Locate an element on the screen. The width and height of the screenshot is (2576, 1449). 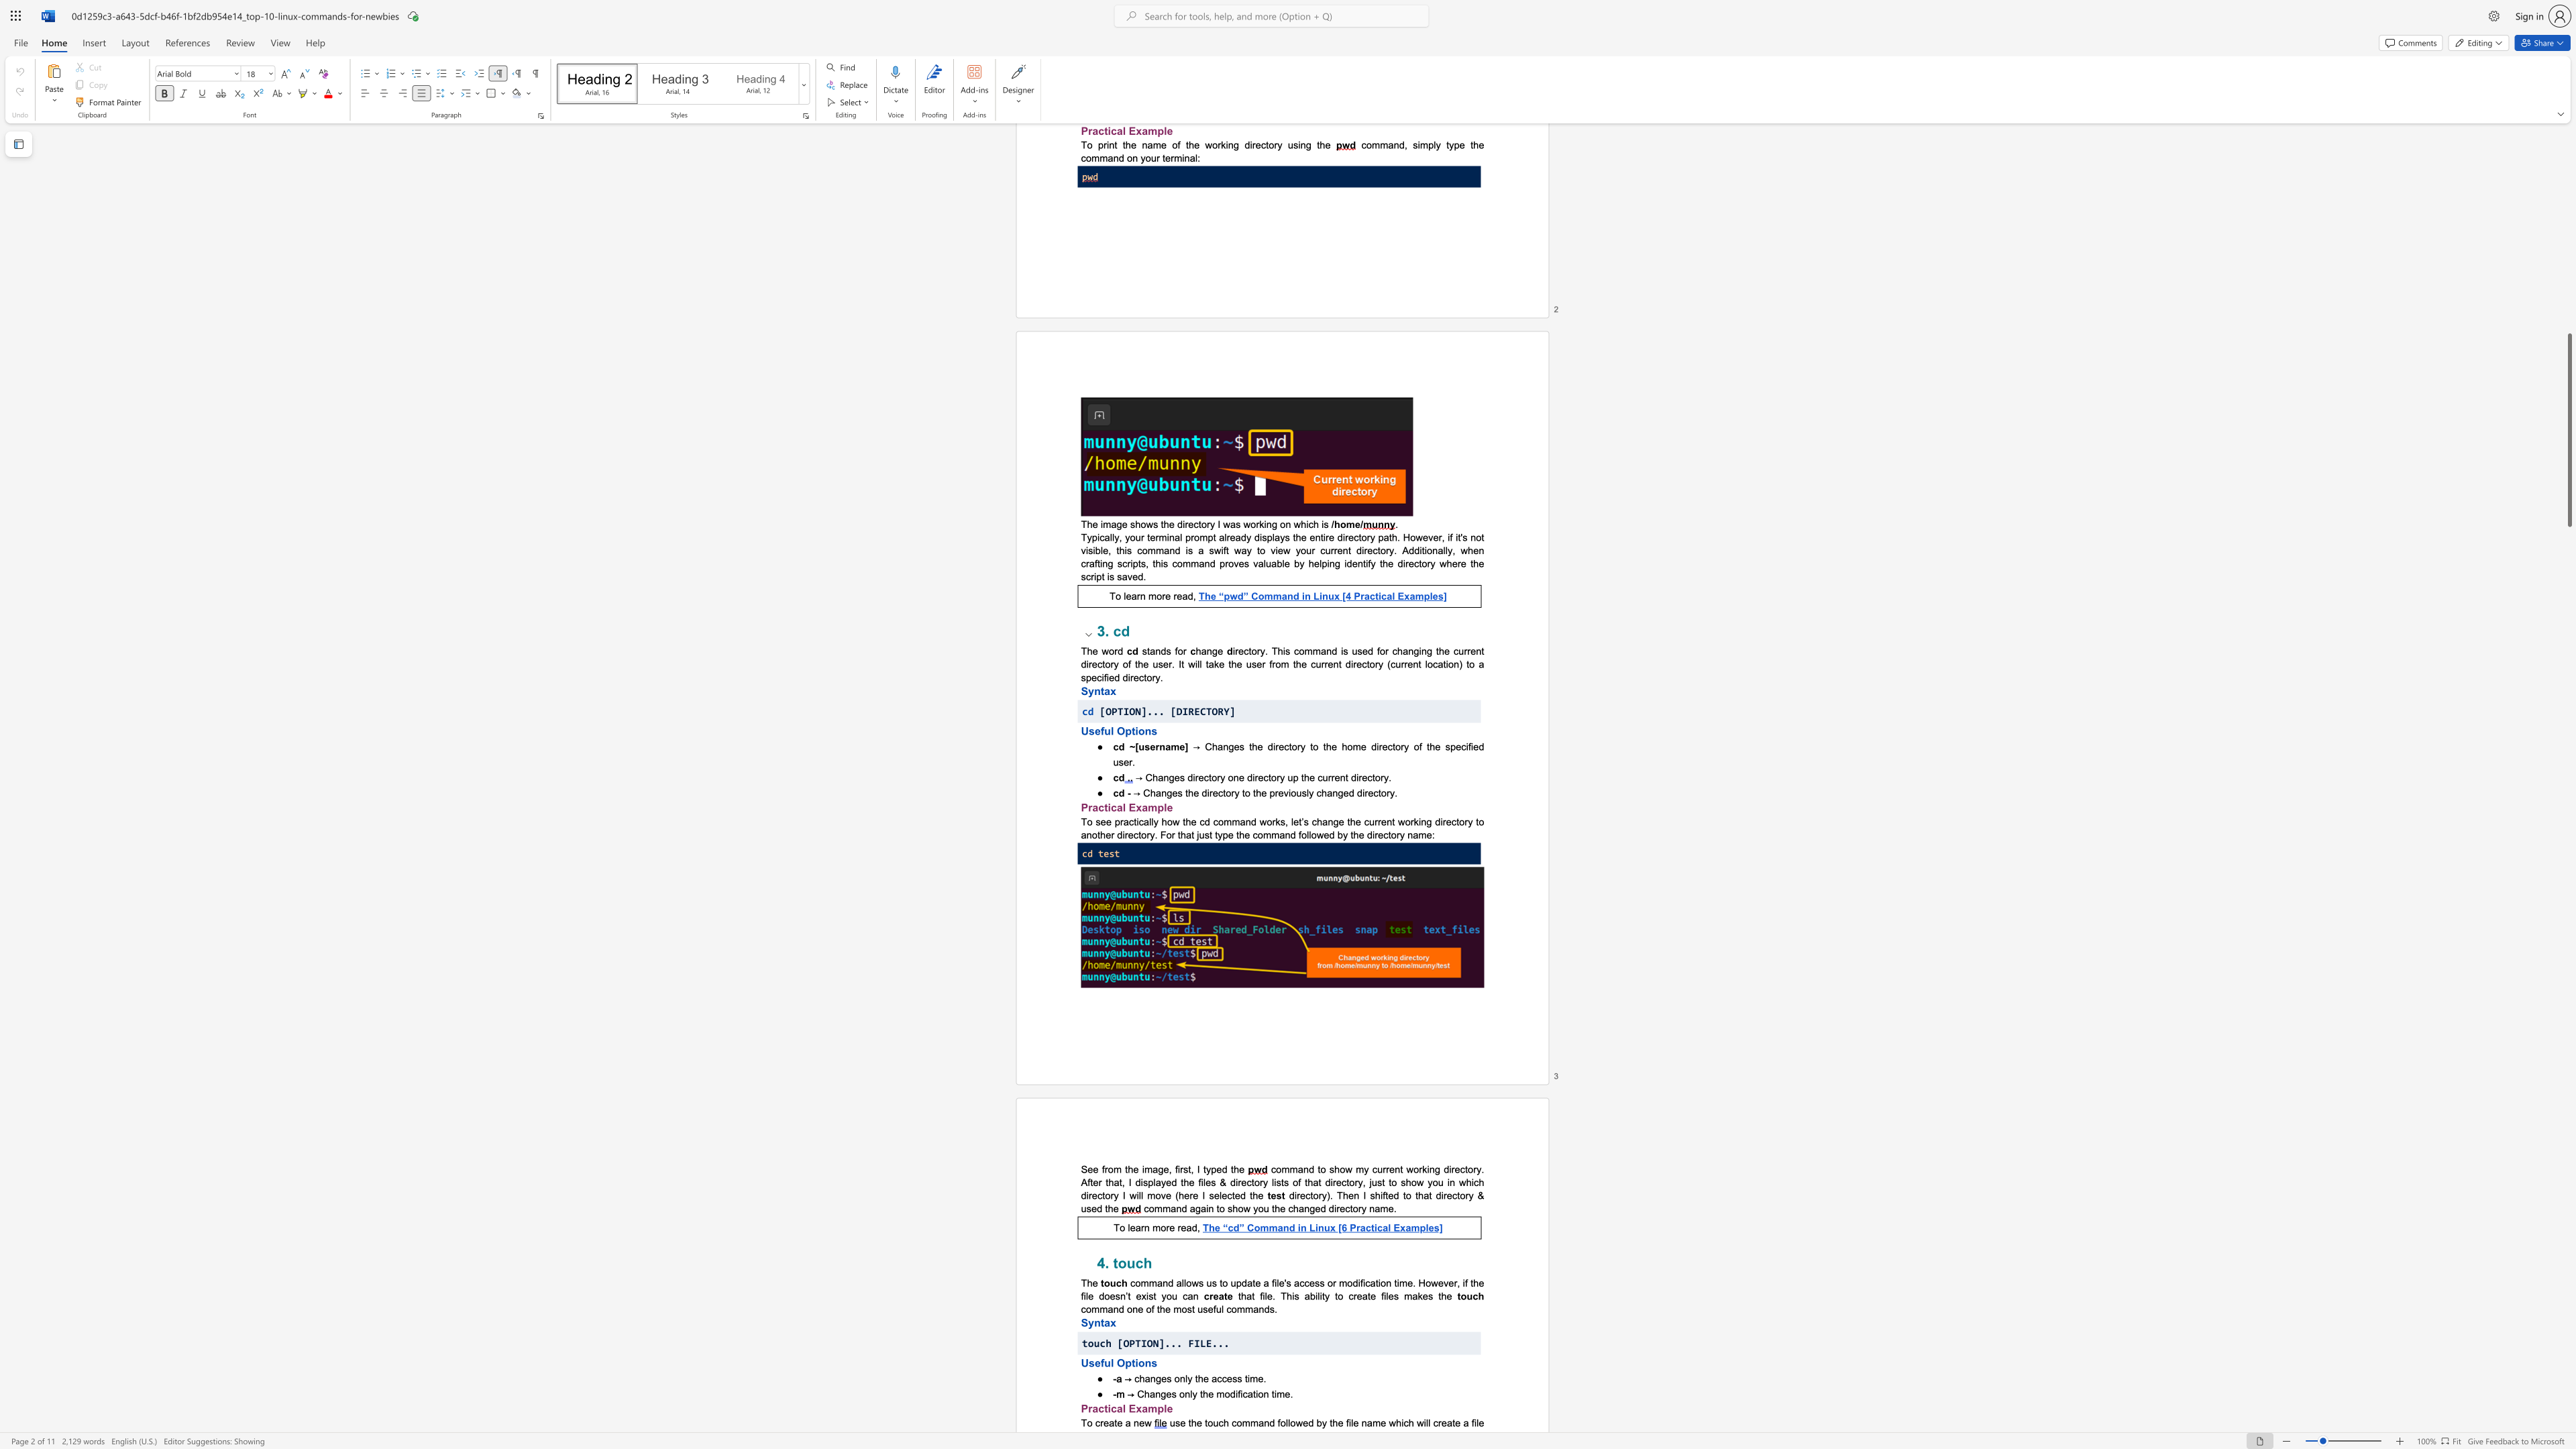
the 1th character "e" in the text is located at coordinates (1169, 1407).